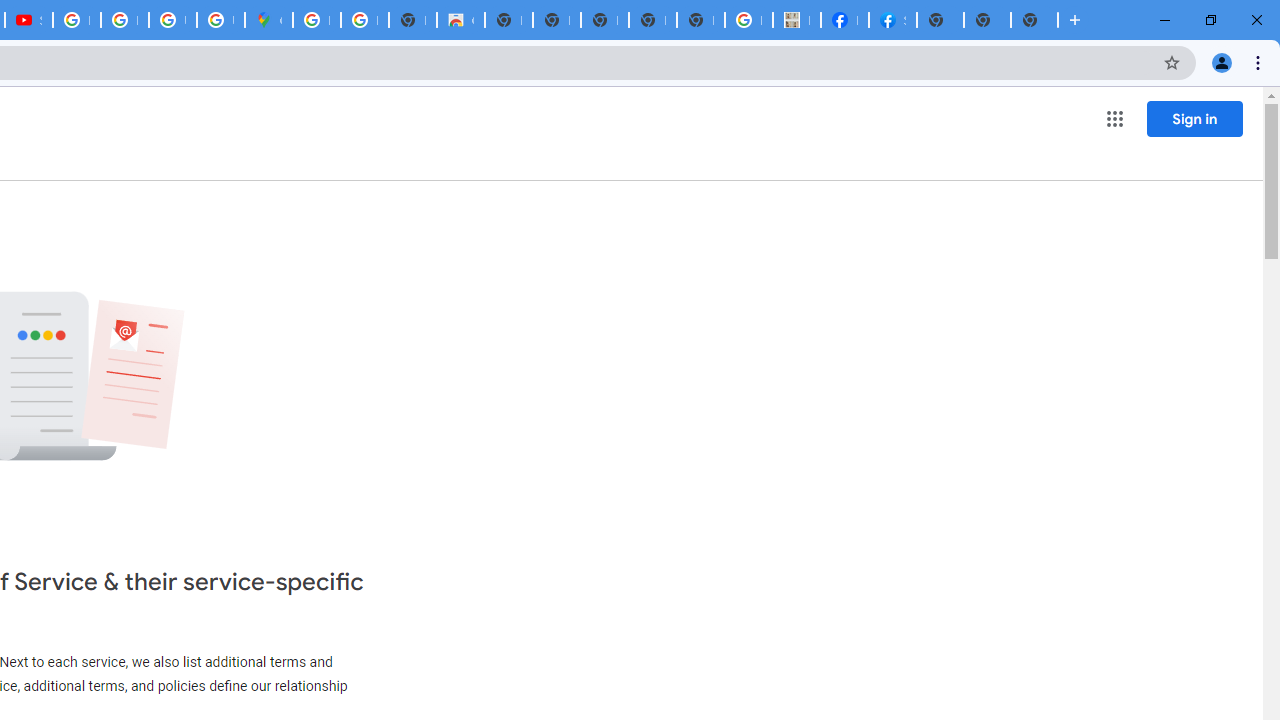 The height and width of the screenshot is (720, 1280). I want to click on 'Chrome Web Store', so click(459, 20).